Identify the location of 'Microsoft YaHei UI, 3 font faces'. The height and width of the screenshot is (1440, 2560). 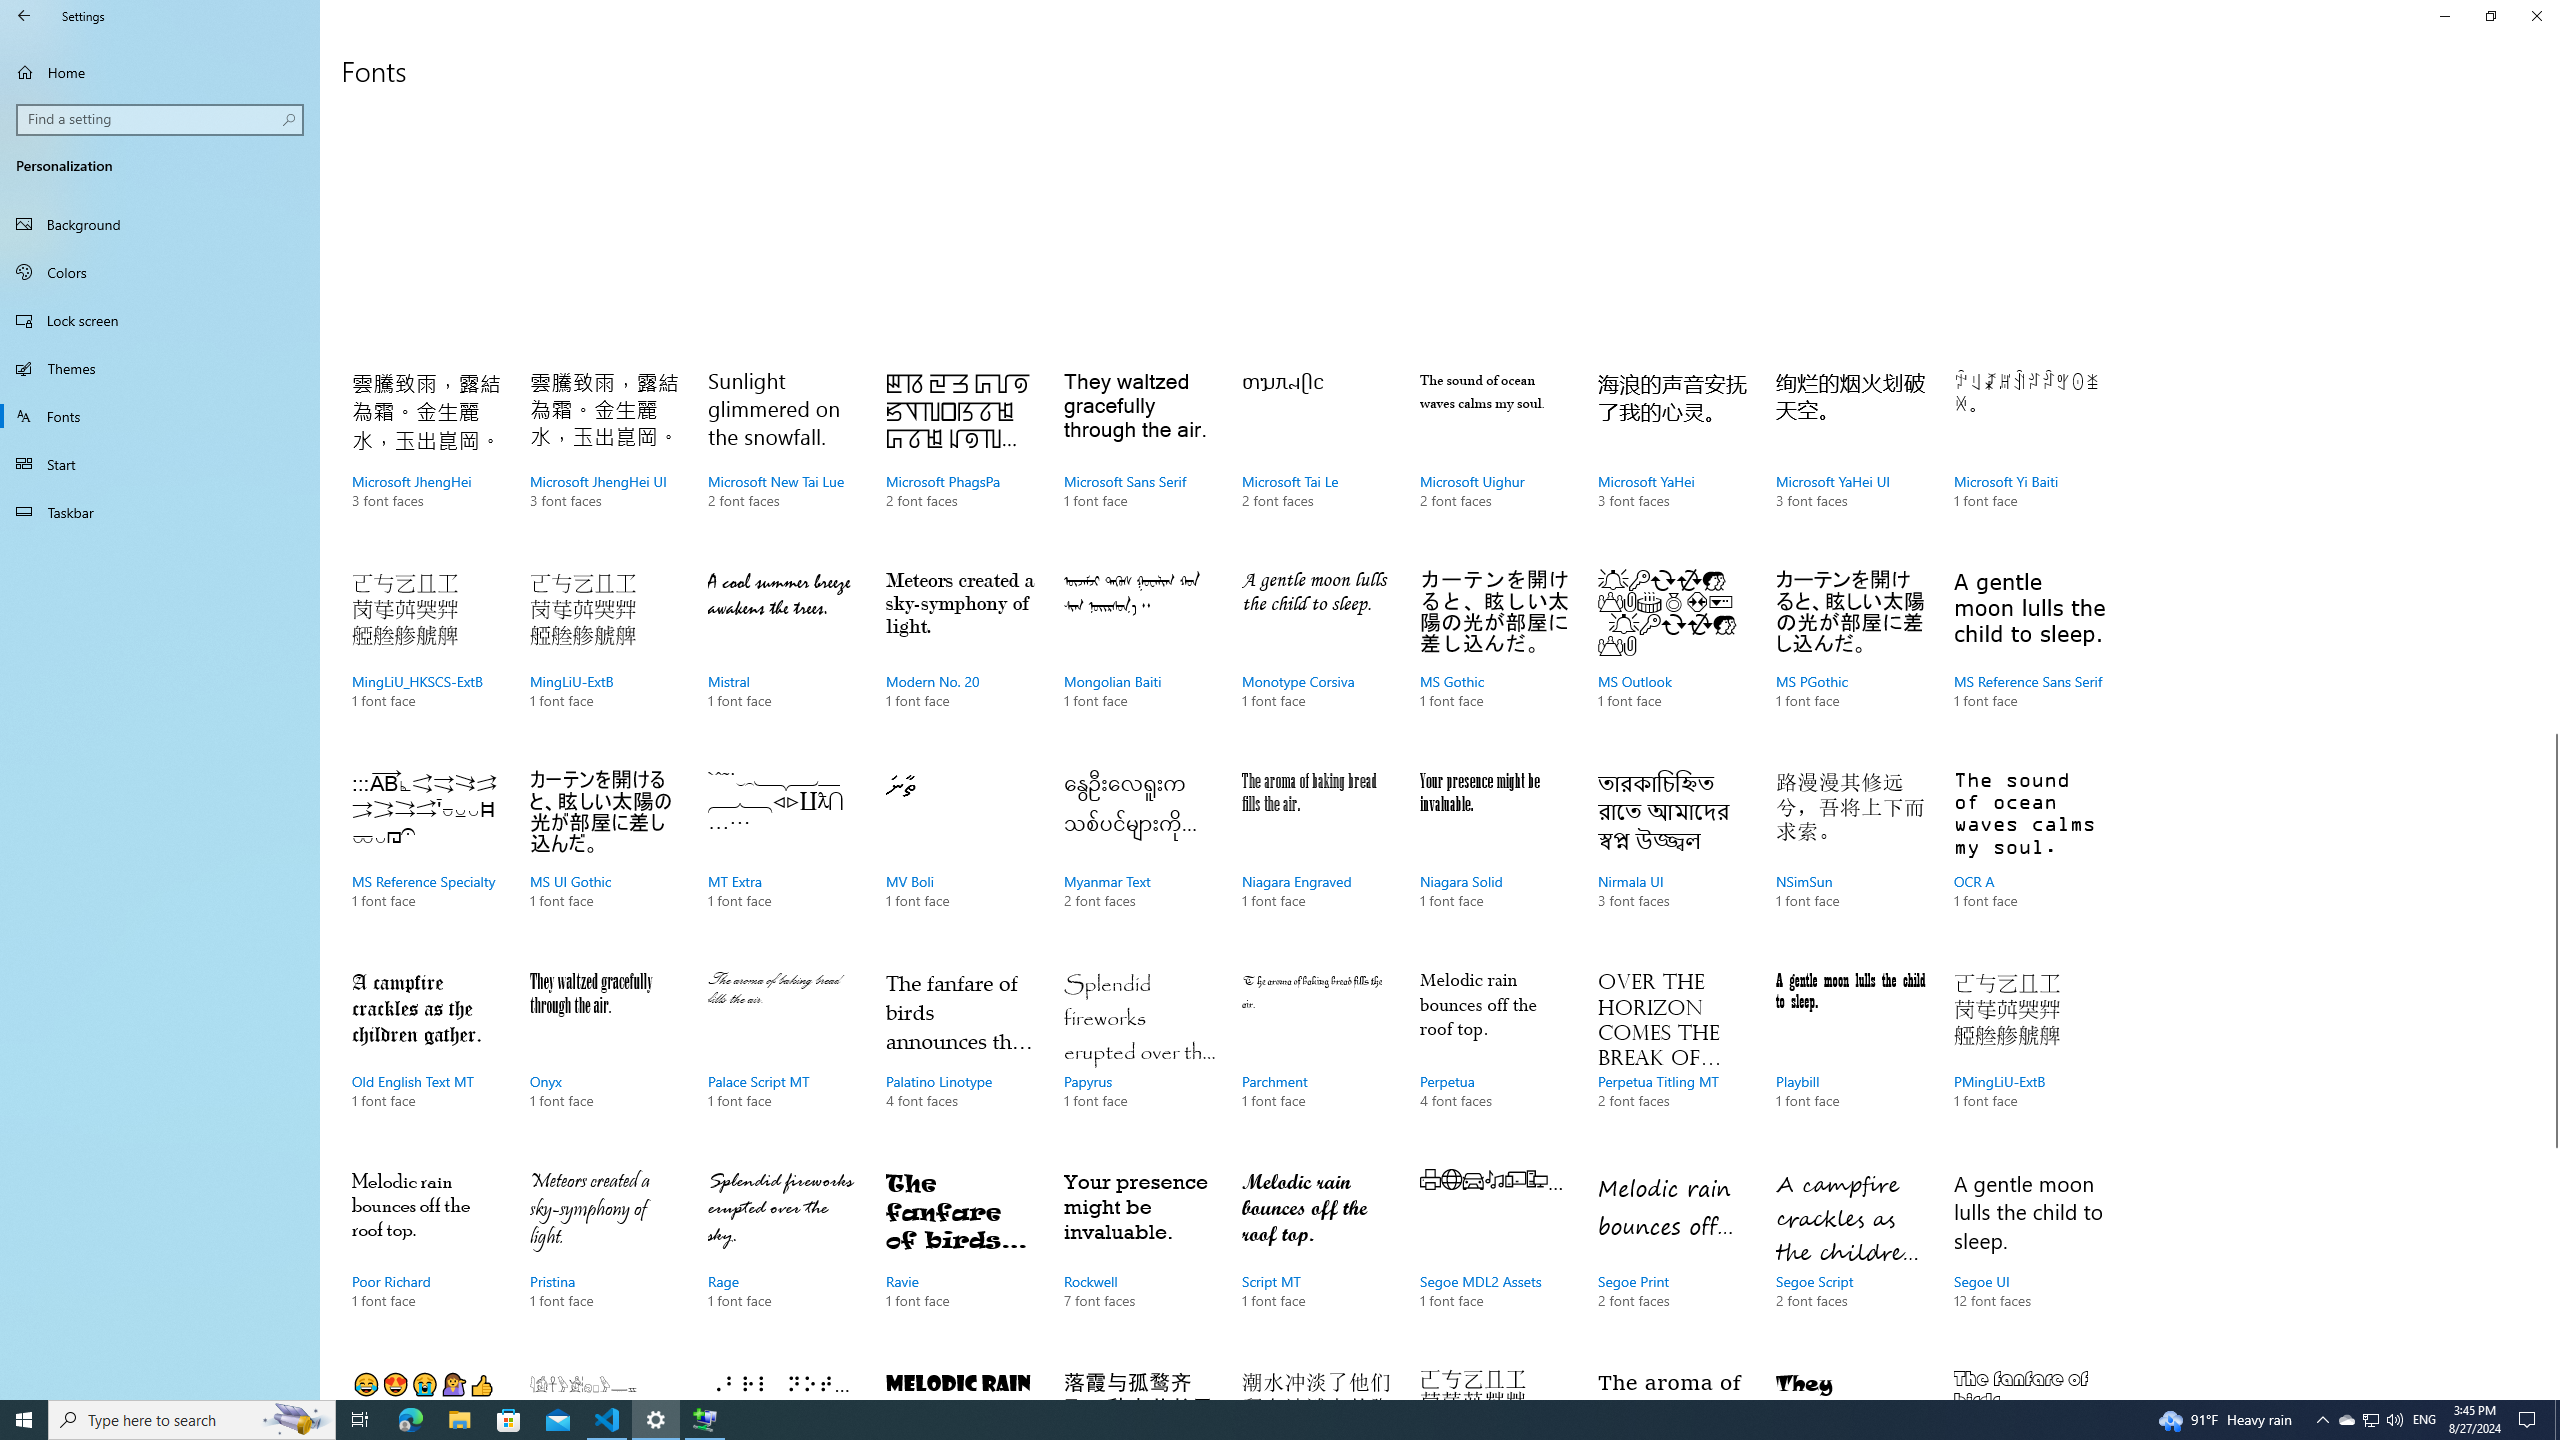
(1850, 459).